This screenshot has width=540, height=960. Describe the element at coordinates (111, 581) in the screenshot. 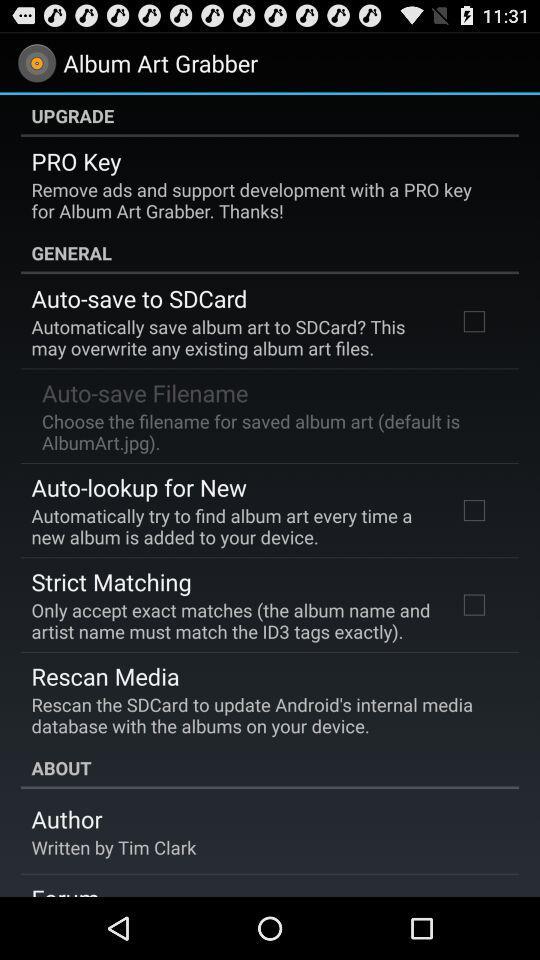

I see `item above the only accept exact icon` at that location.